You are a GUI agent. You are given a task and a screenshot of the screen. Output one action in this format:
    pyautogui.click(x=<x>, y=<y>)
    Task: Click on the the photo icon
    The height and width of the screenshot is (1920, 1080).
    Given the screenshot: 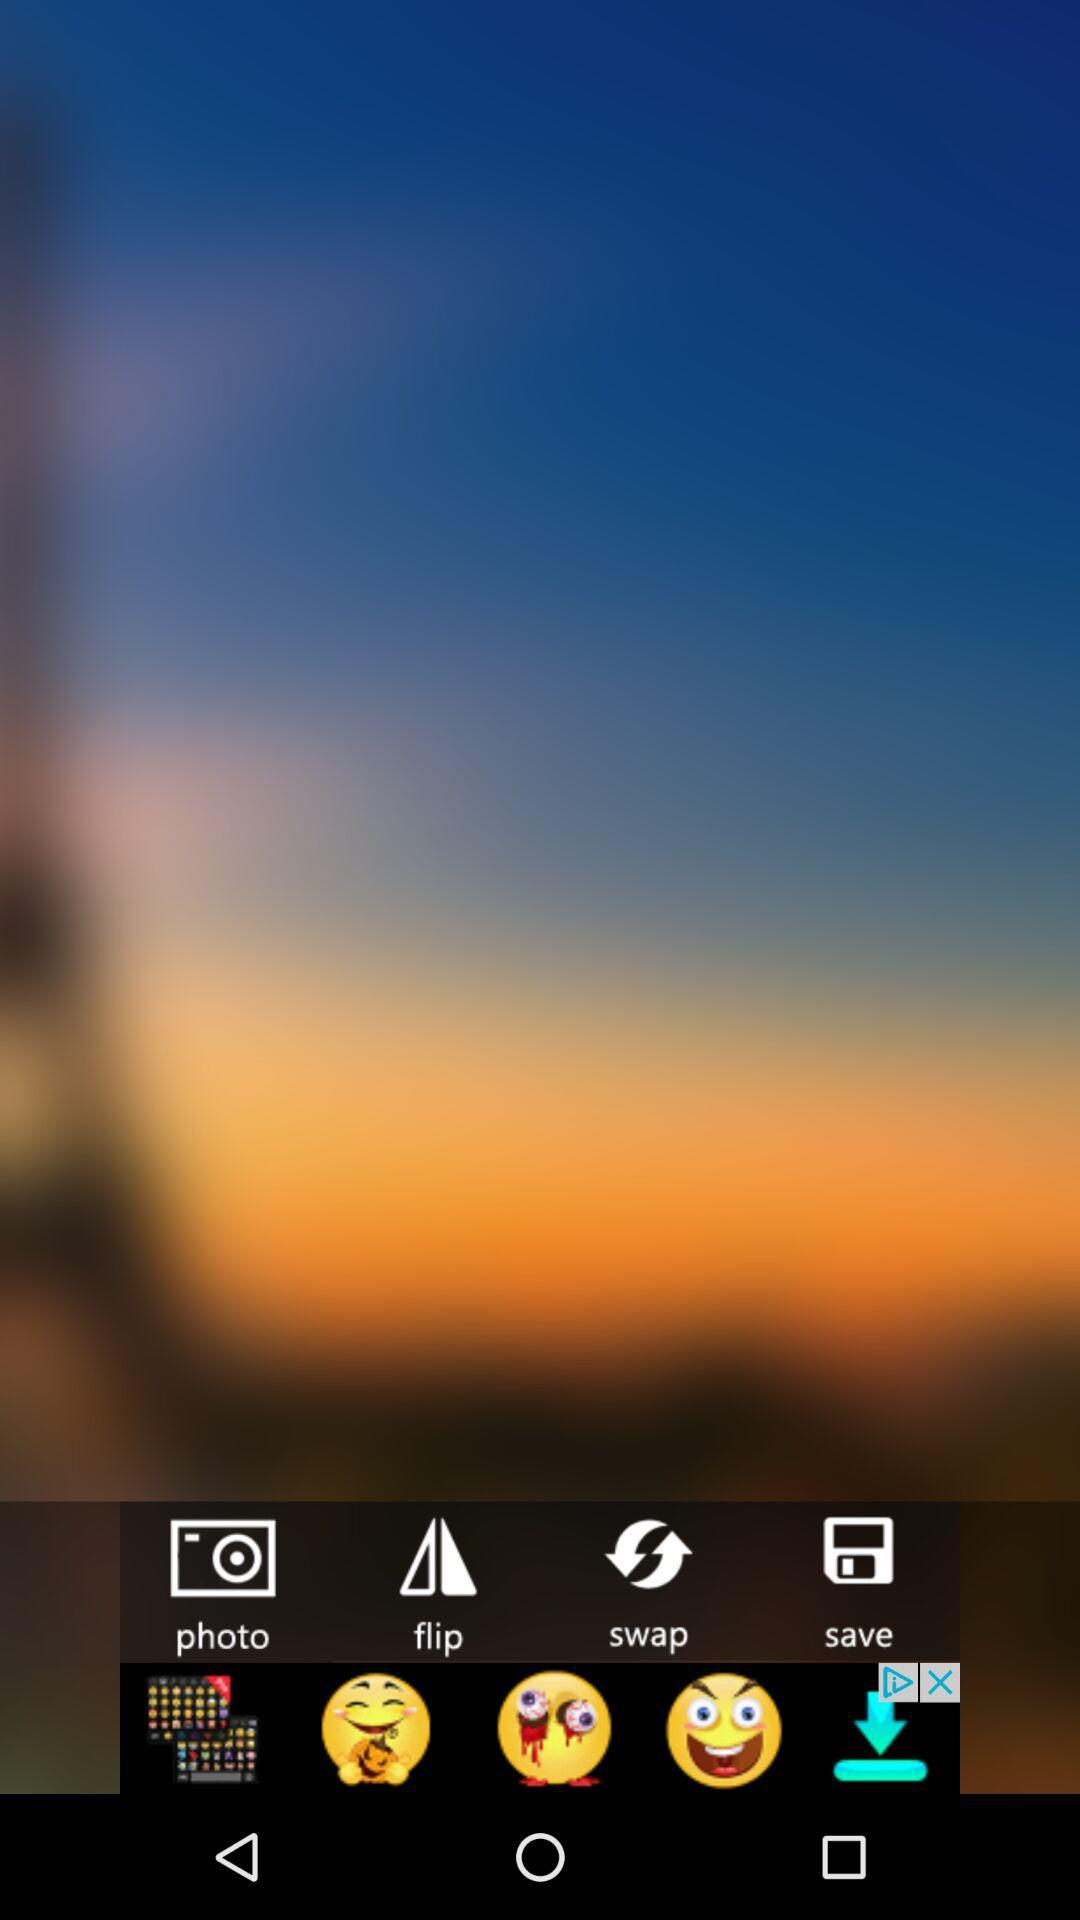 What is the action you would take?
    pyautogui.click(x=225, y=1692)
    